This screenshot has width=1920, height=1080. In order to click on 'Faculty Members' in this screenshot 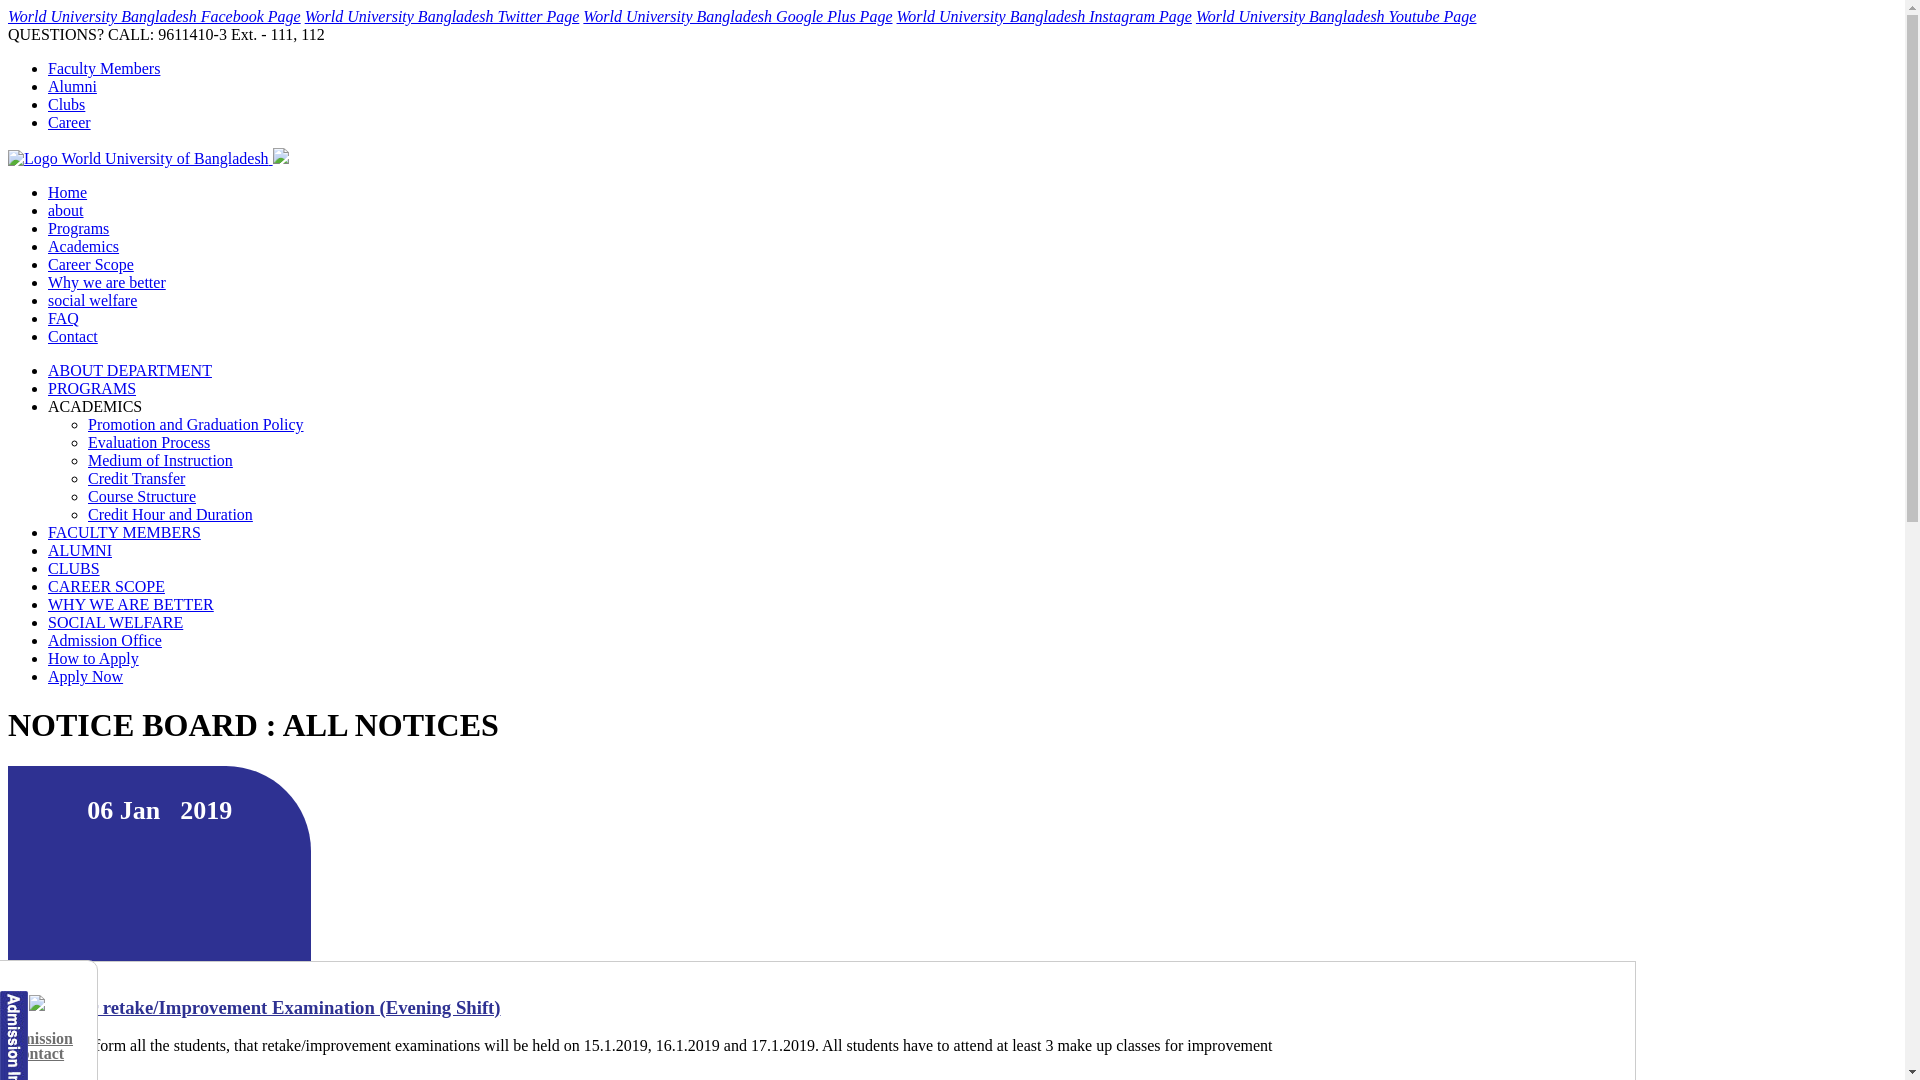, I will do `click(103, 67)`.